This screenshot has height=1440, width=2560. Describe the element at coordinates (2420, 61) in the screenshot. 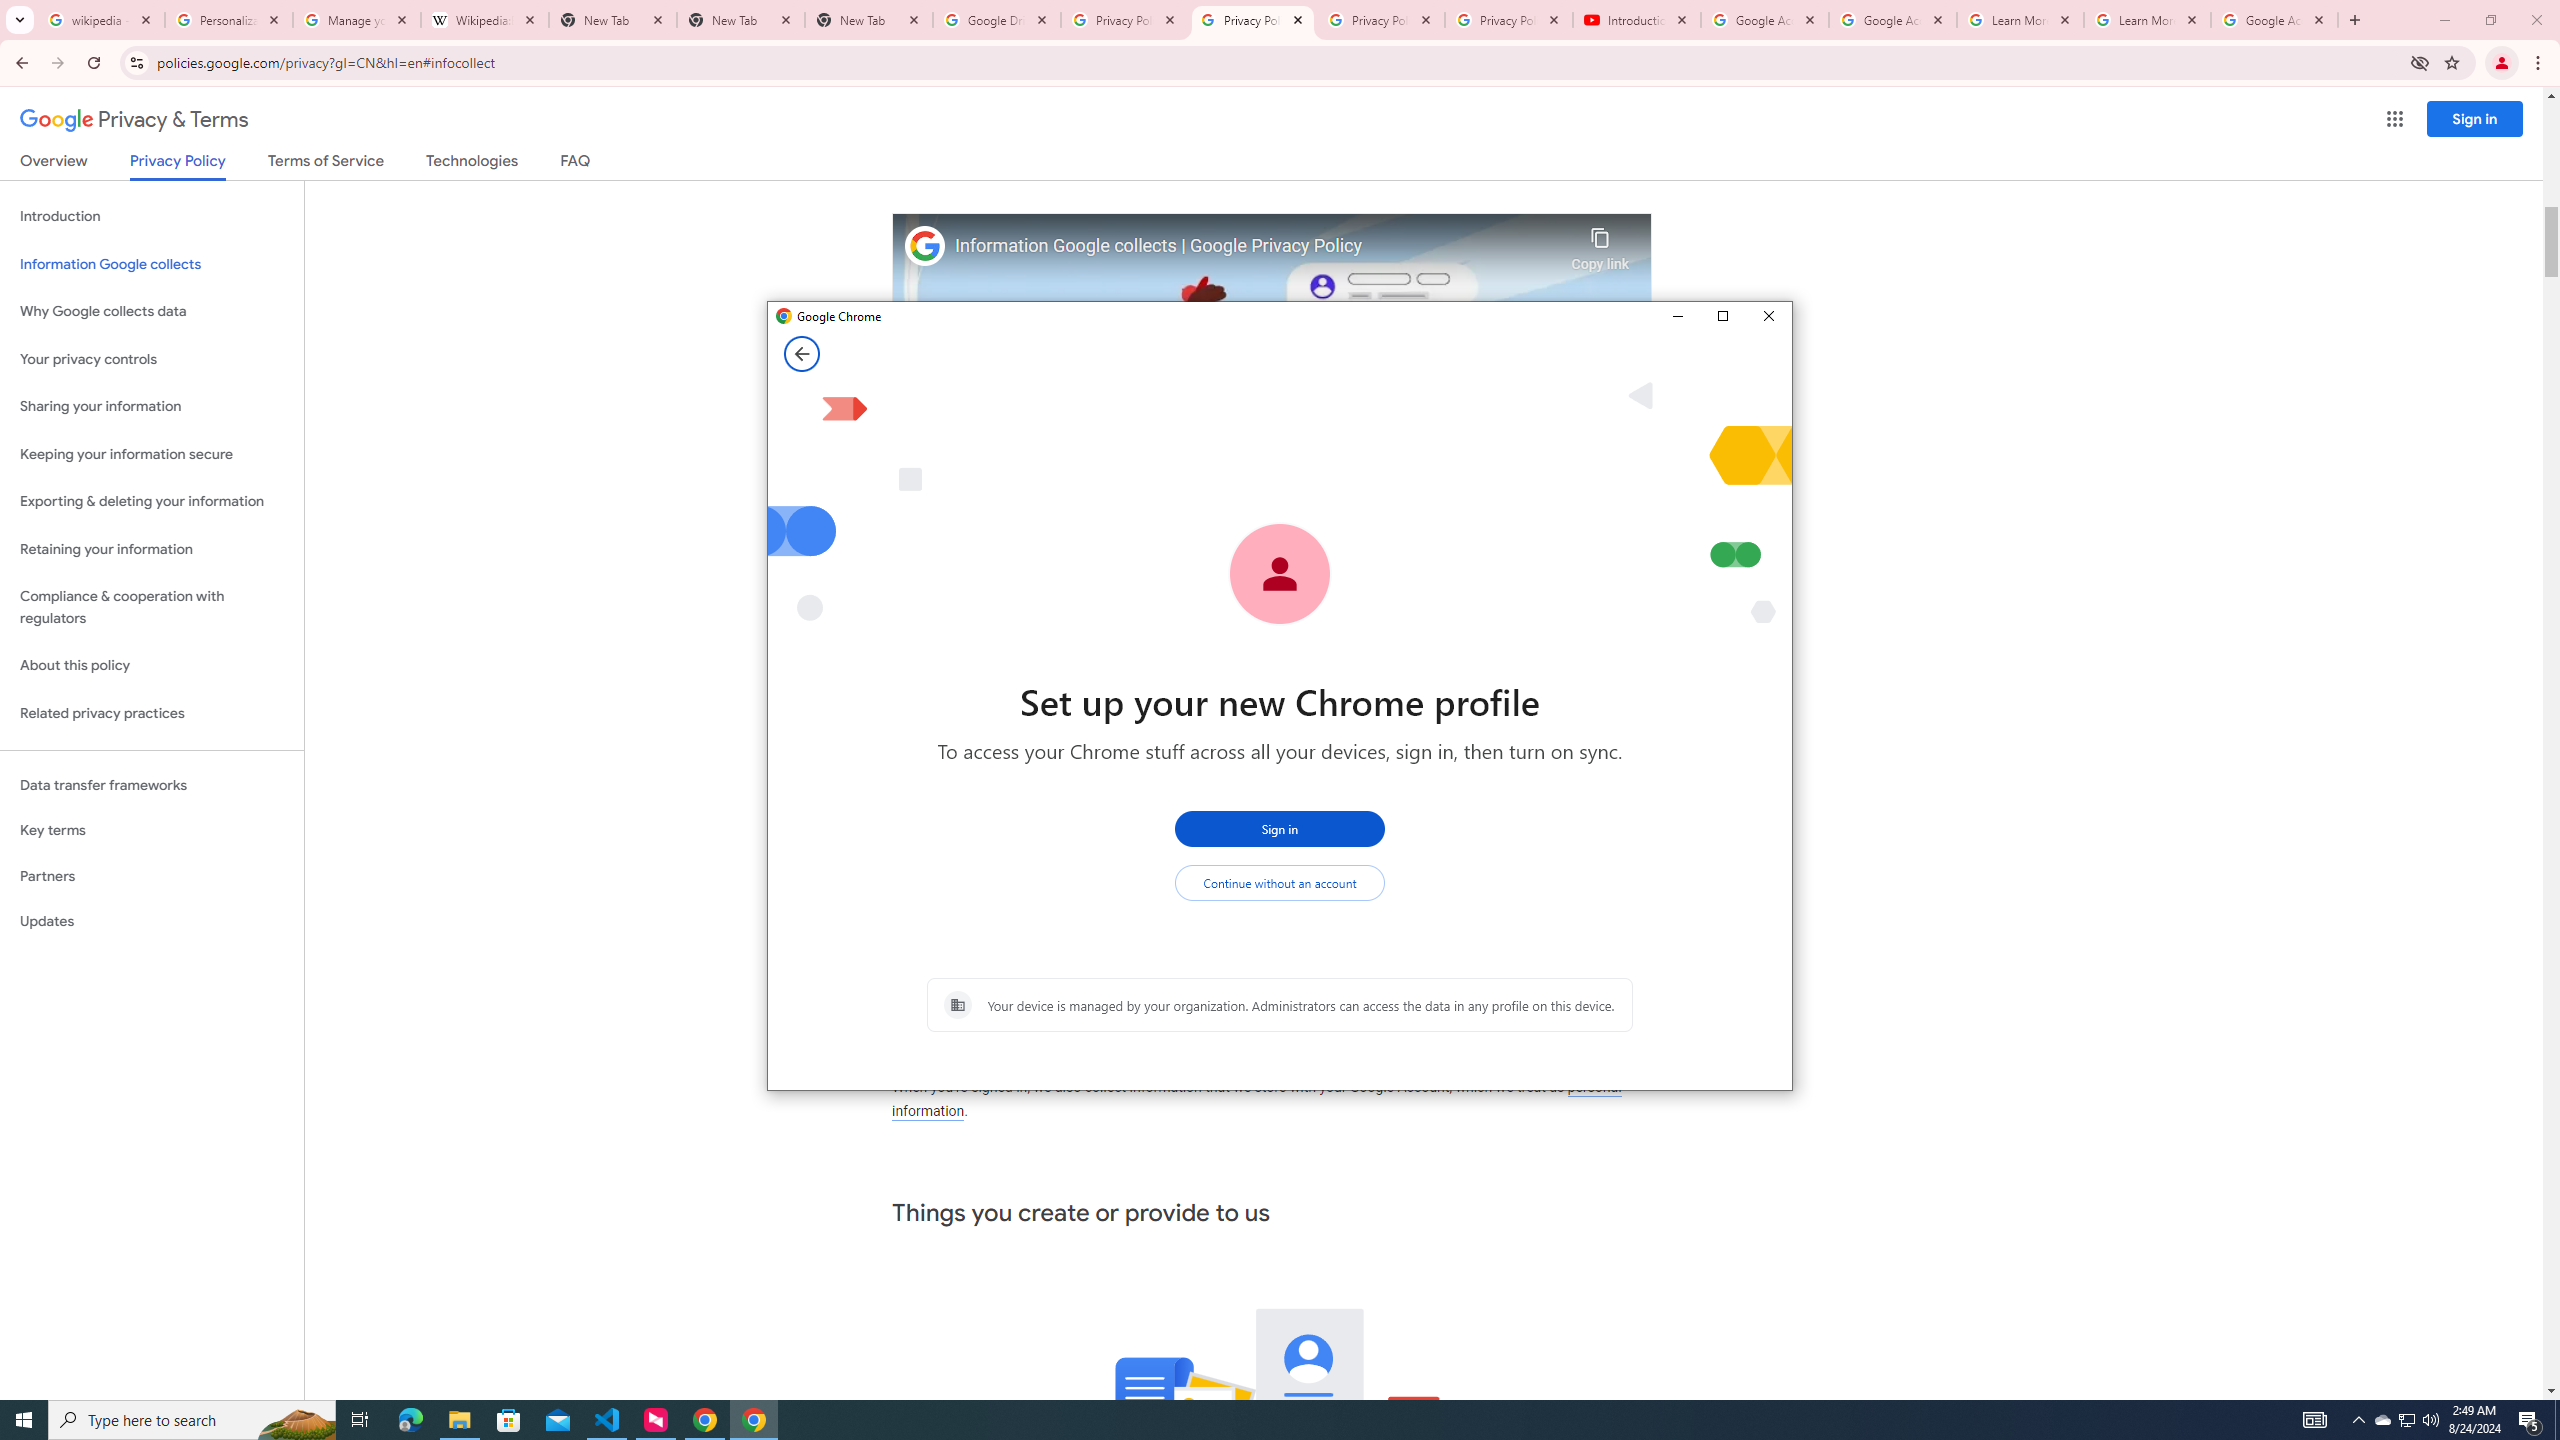

I see `'Third-party cookies blocked'` at that location.